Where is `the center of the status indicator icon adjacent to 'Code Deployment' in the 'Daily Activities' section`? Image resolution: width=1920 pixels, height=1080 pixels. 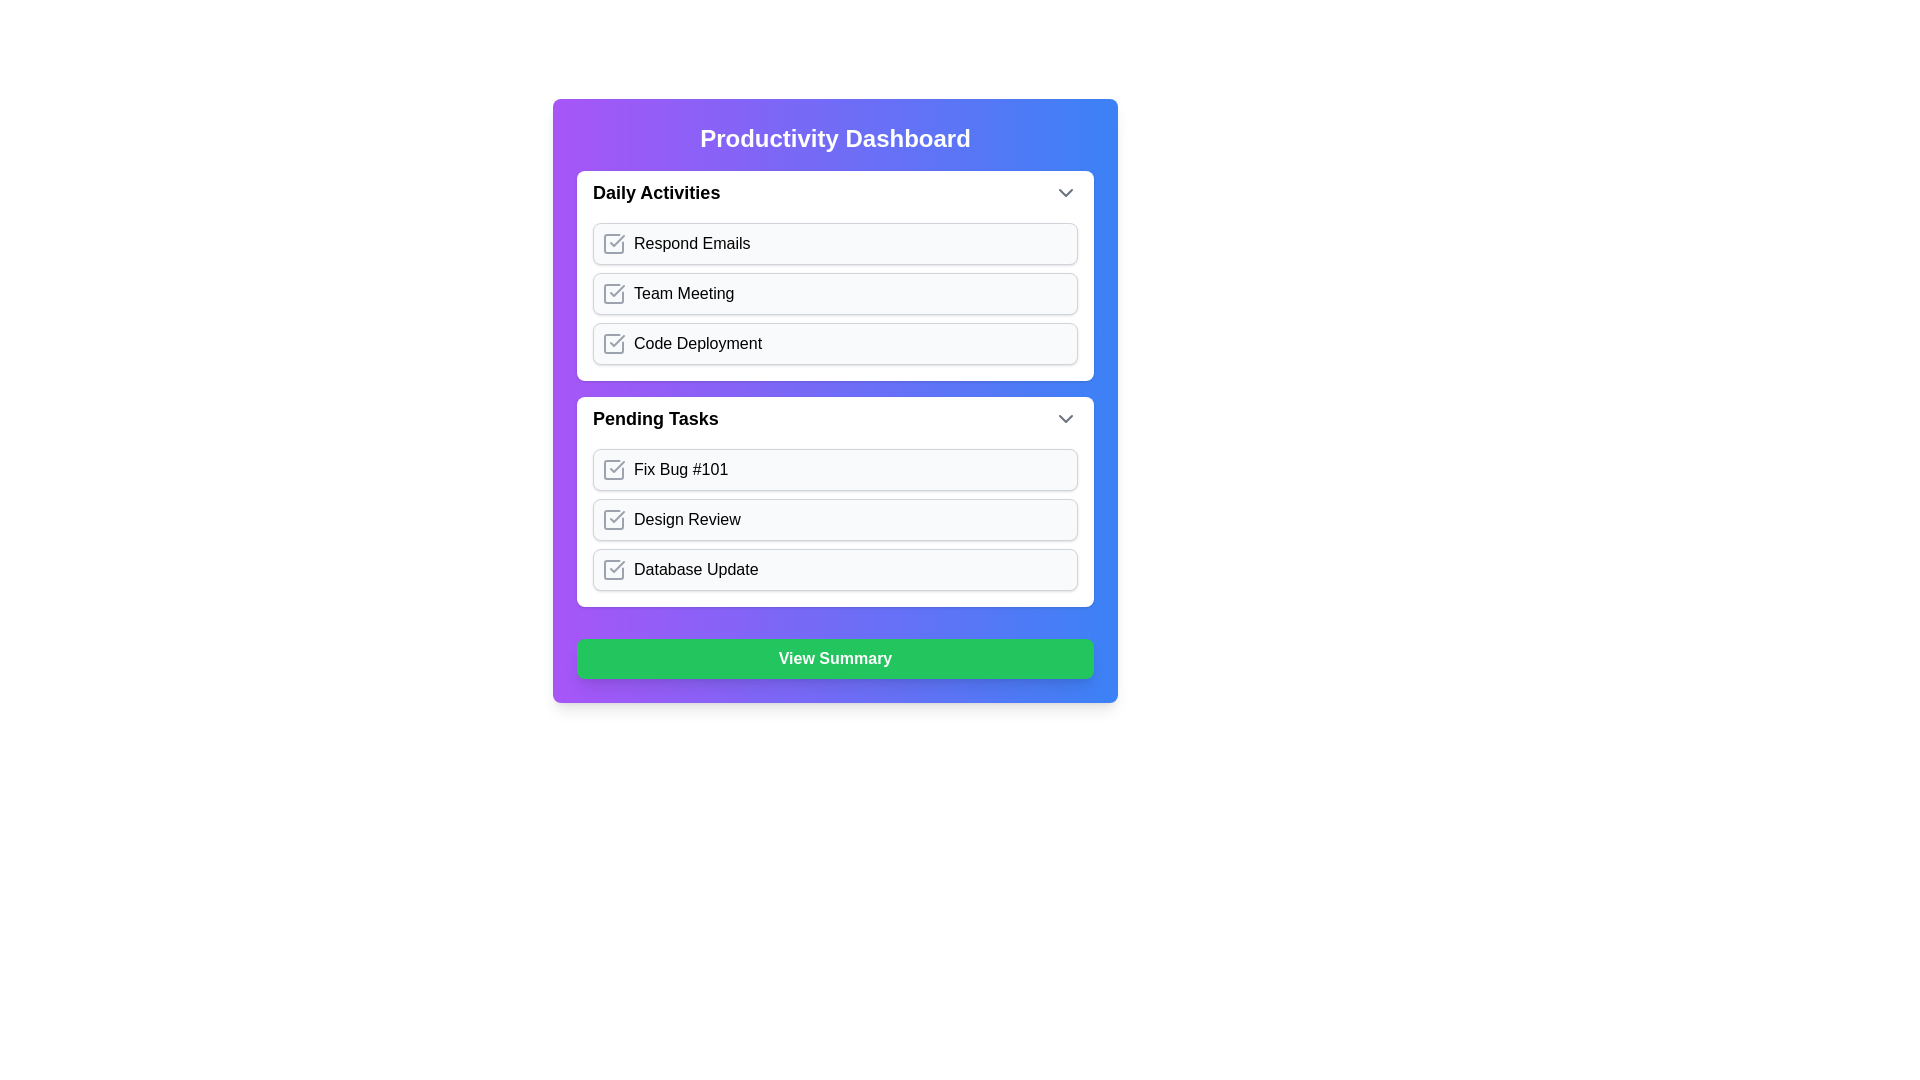
the center of the status indicator icon adjacent to 'Code Deployment' in the 'Daily Activities' section is located at coordinates (616, 339).